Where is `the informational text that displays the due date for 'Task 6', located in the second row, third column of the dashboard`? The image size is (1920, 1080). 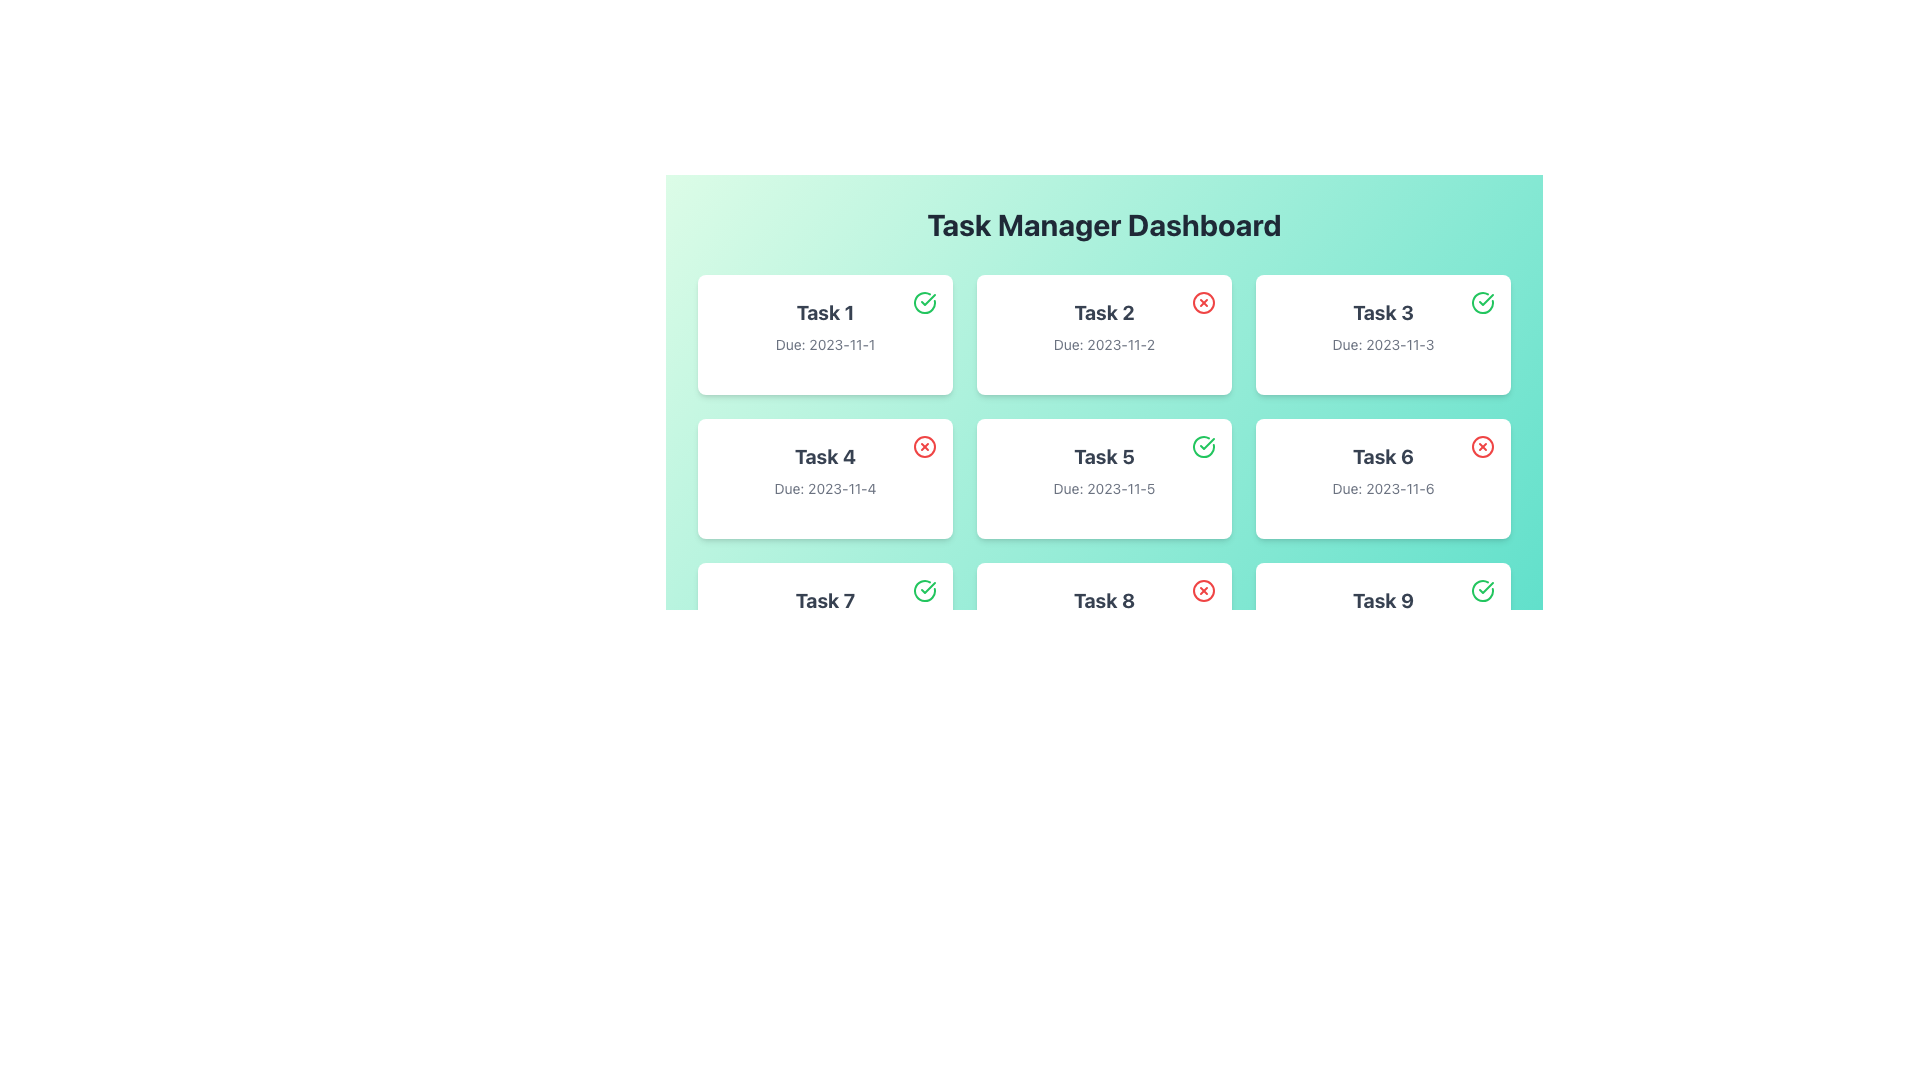 the informational text that displays the due date for 'Task 6', located in the second row, third column of the dashboard is located at coordinates (1382, 489).